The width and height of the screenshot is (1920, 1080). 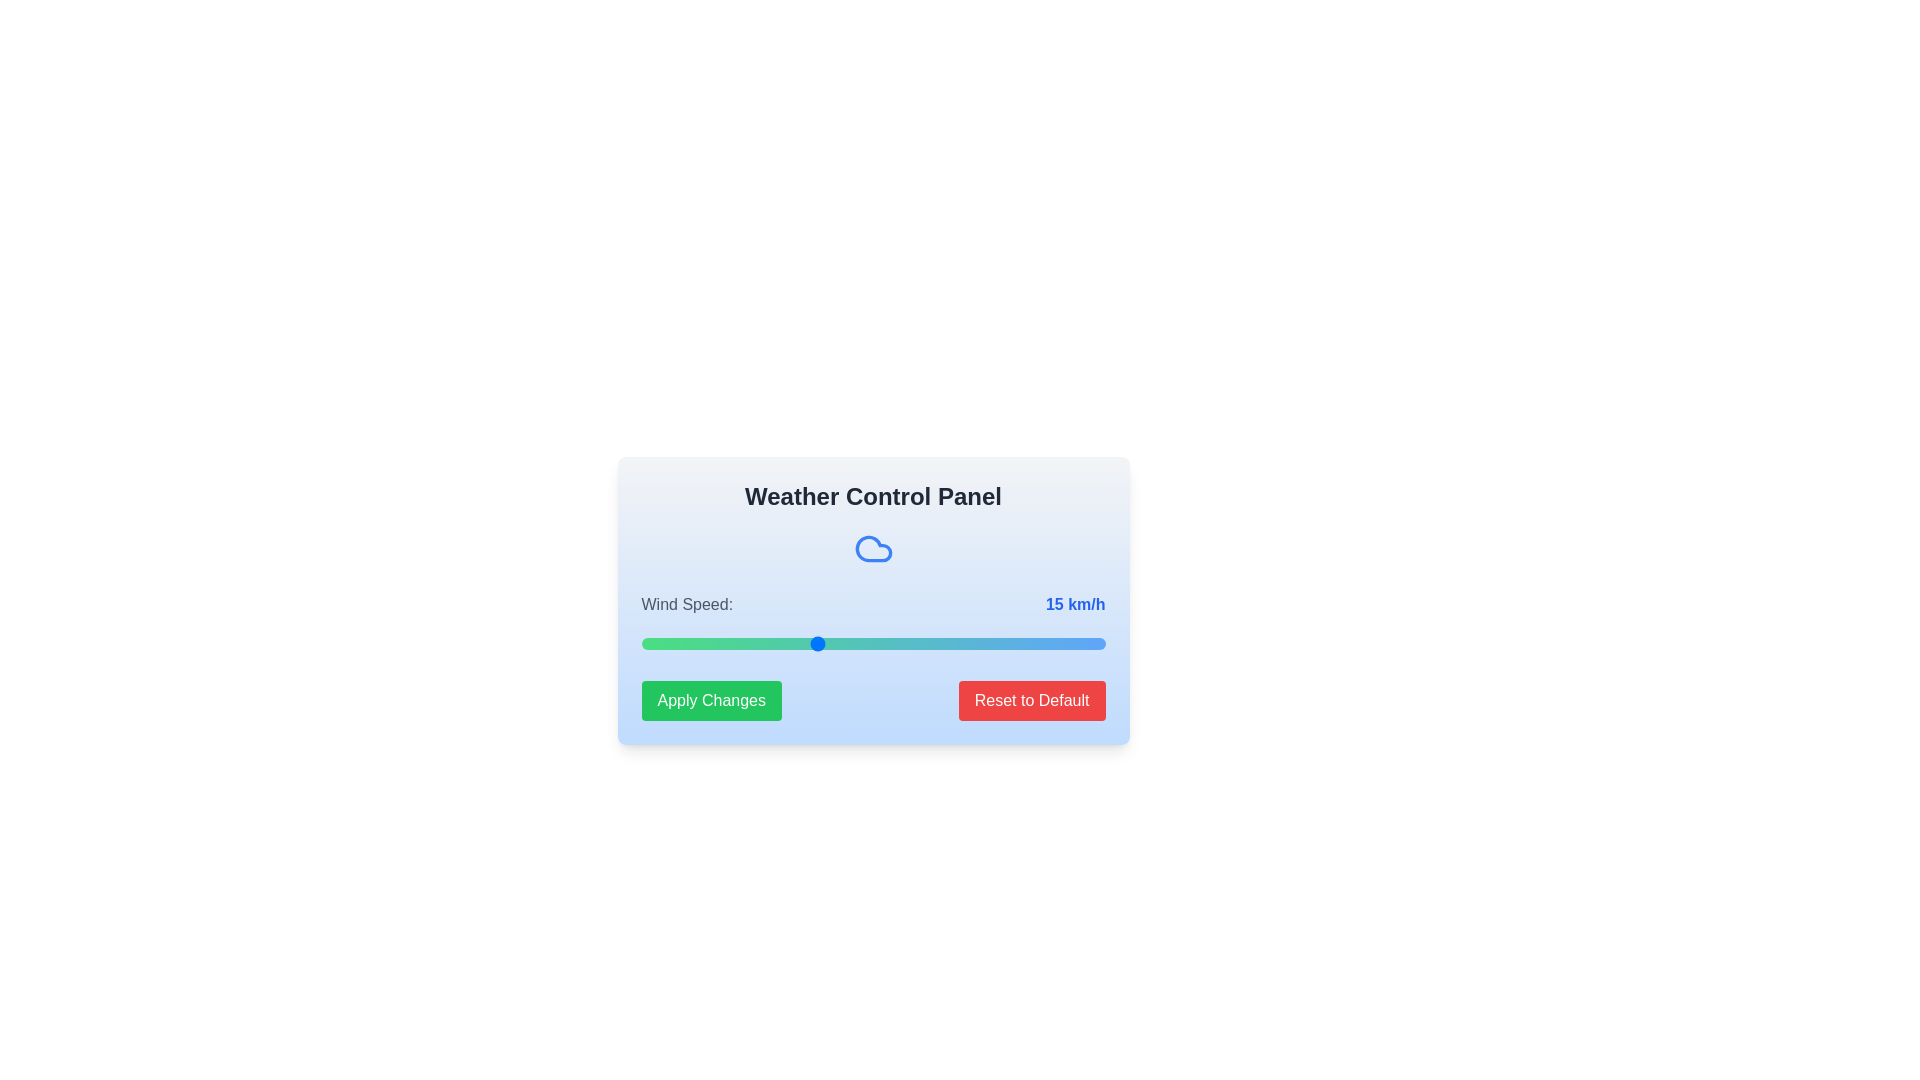 I want to click on the wind speed slider to set the wind speed to 0 km/h, so click(x=641, y=644).